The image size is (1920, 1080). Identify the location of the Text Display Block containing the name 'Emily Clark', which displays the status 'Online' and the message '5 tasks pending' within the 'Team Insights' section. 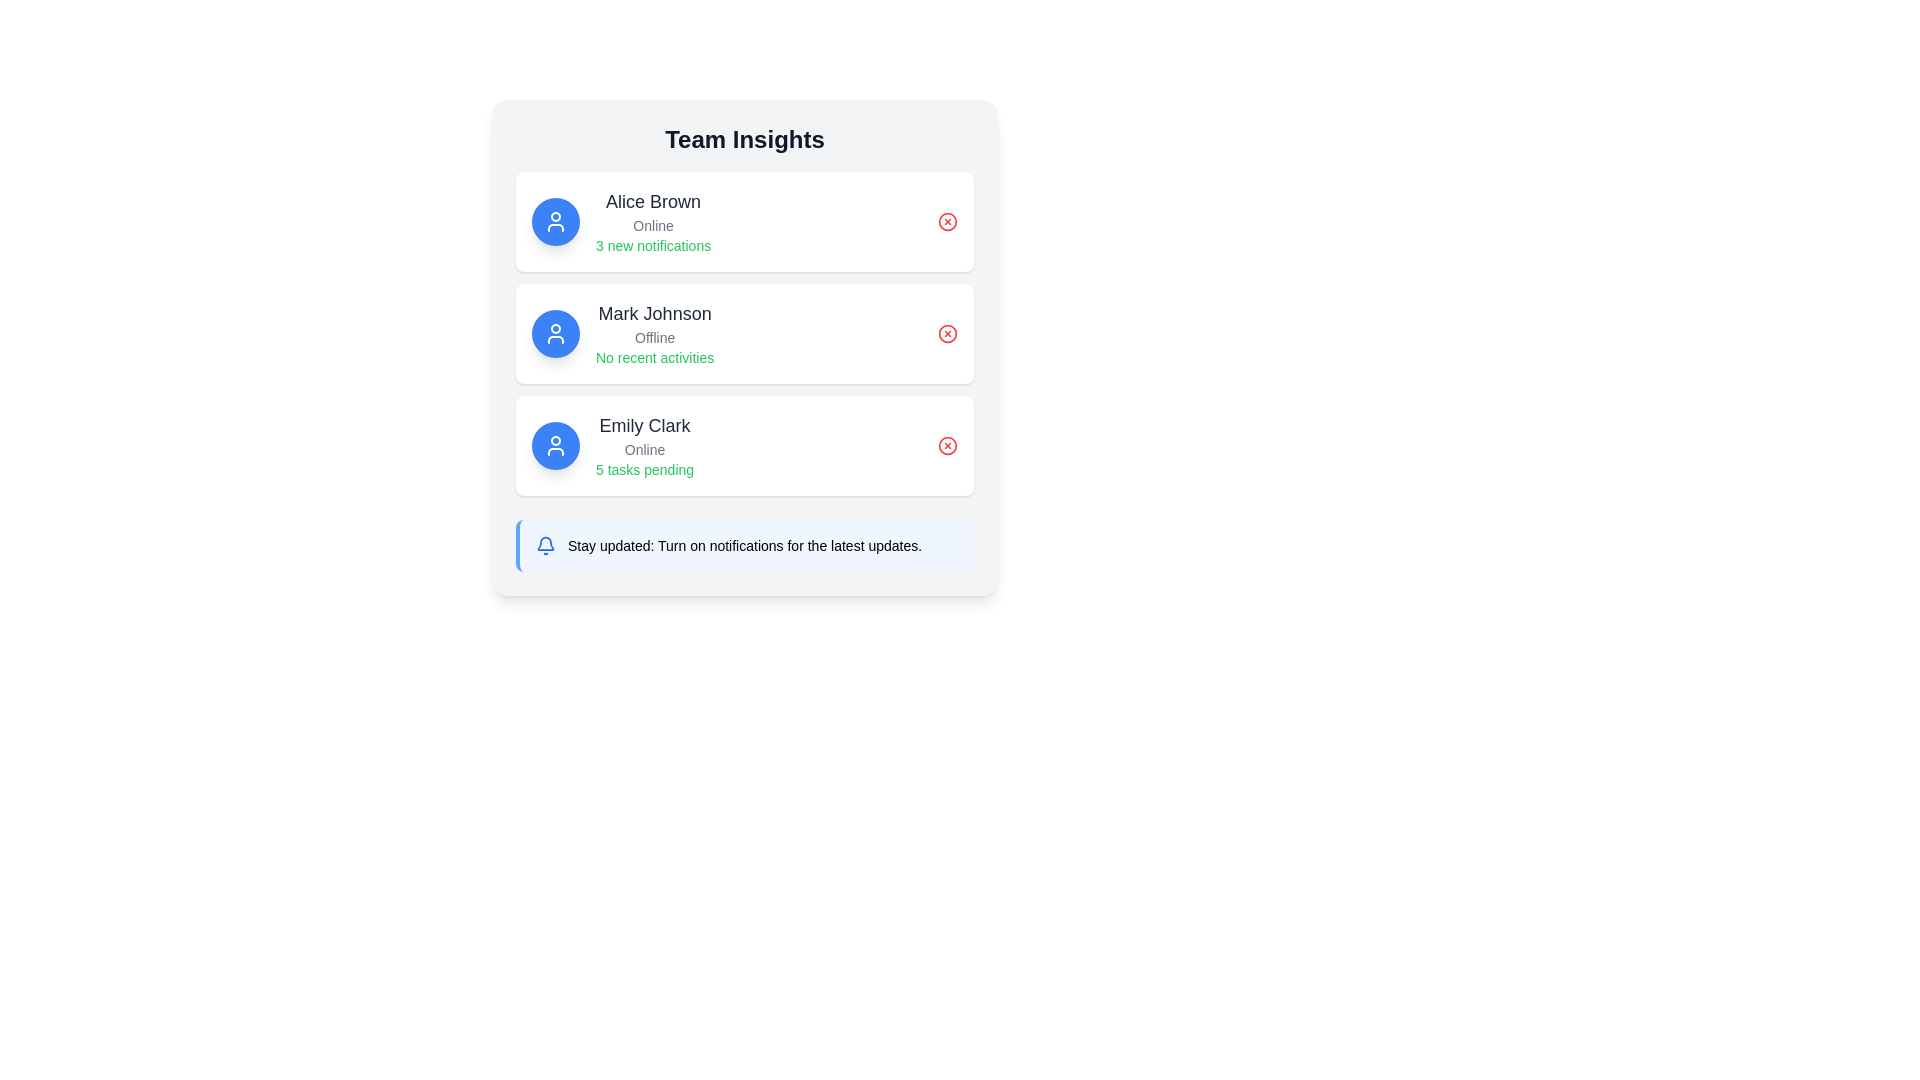
(645, 445).